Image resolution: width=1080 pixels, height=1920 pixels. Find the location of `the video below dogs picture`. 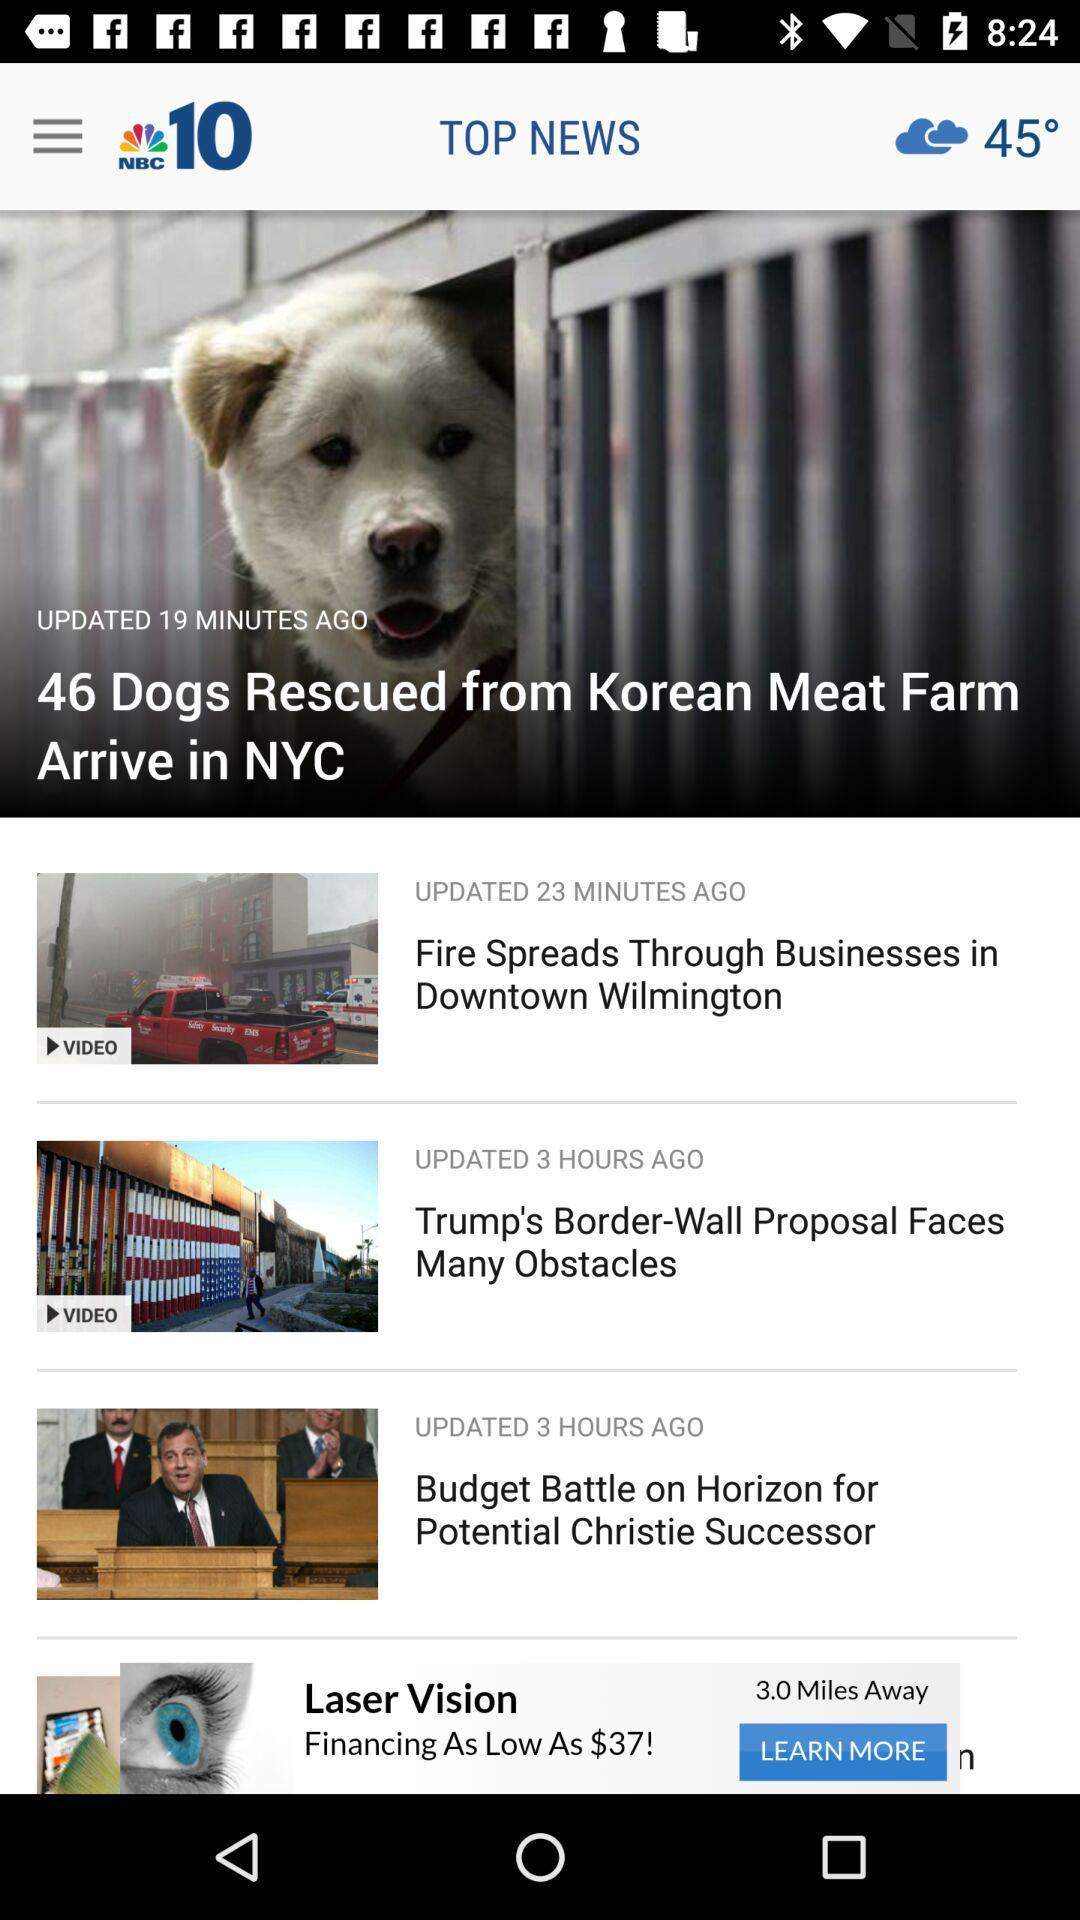

the video below dogs picture is located at coordinates (207, 968).